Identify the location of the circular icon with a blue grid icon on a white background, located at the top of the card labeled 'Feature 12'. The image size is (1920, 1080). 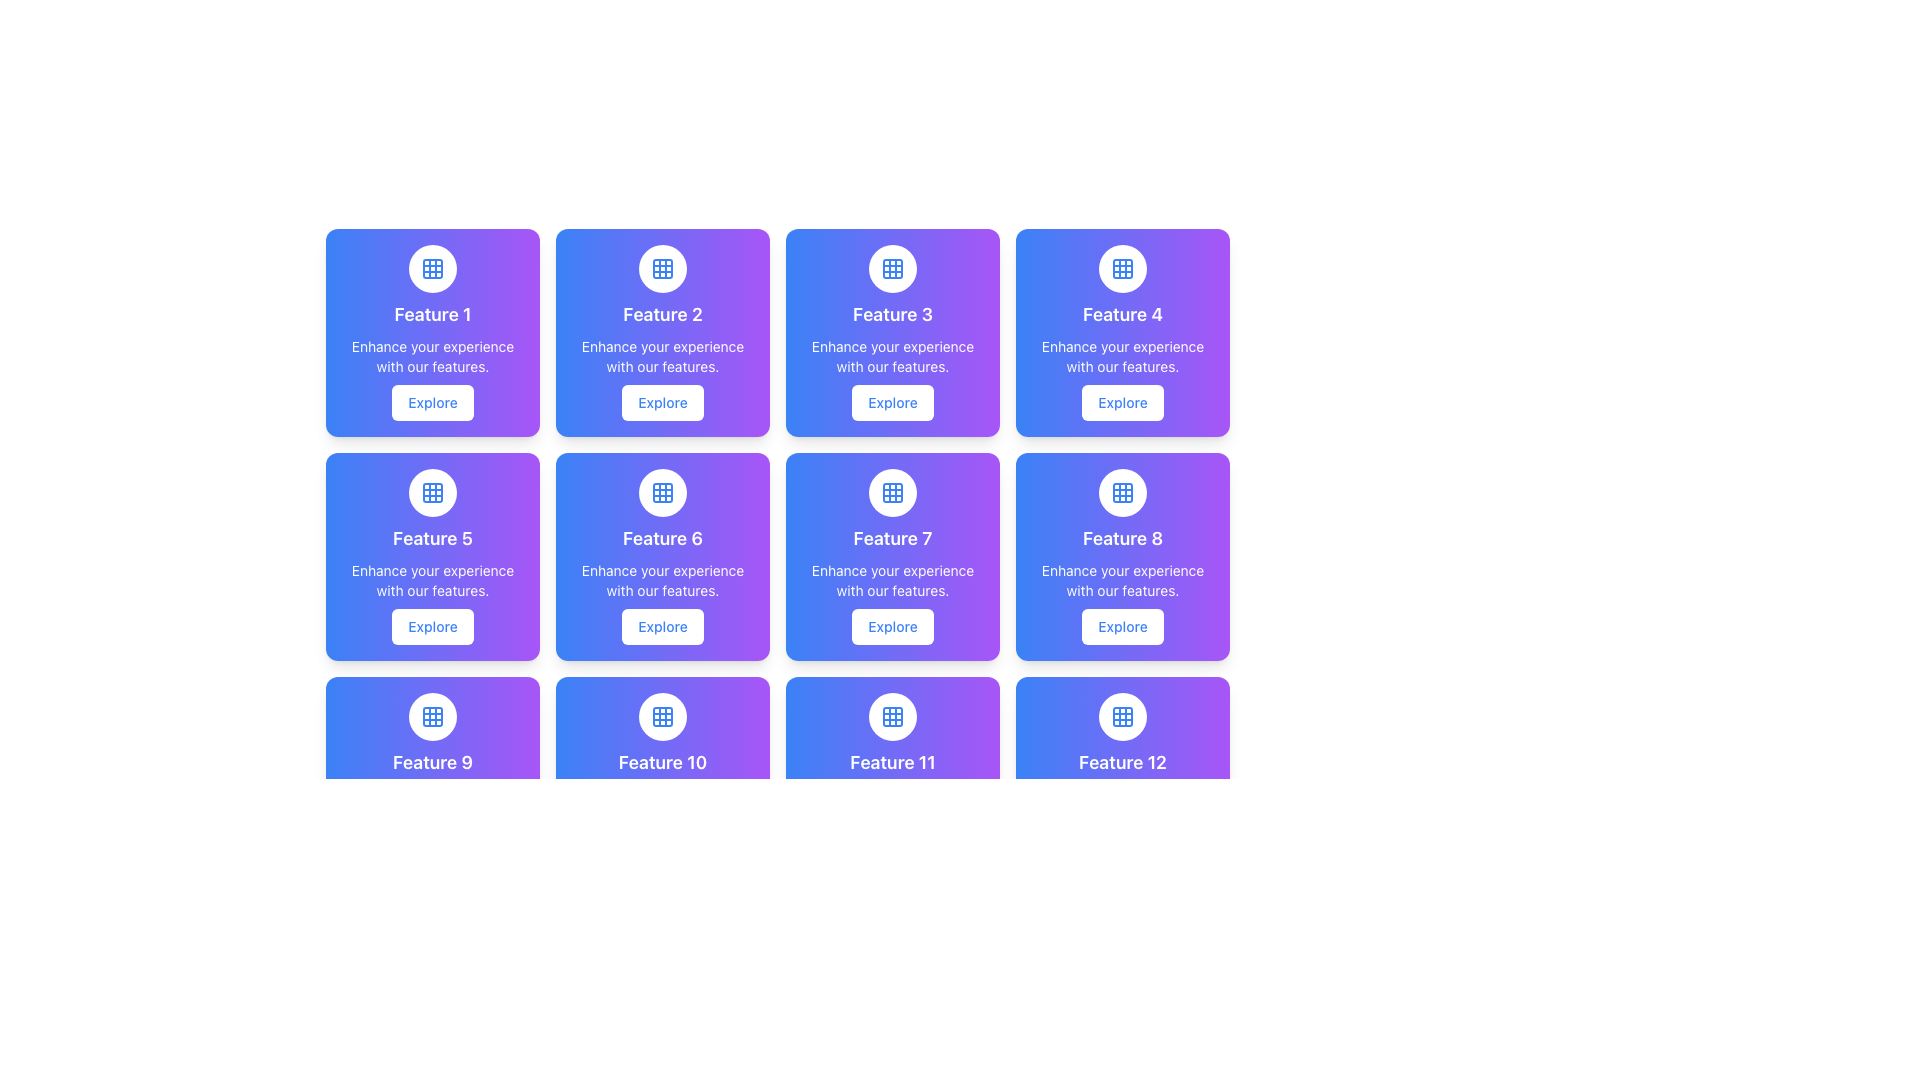
(1123, 716).